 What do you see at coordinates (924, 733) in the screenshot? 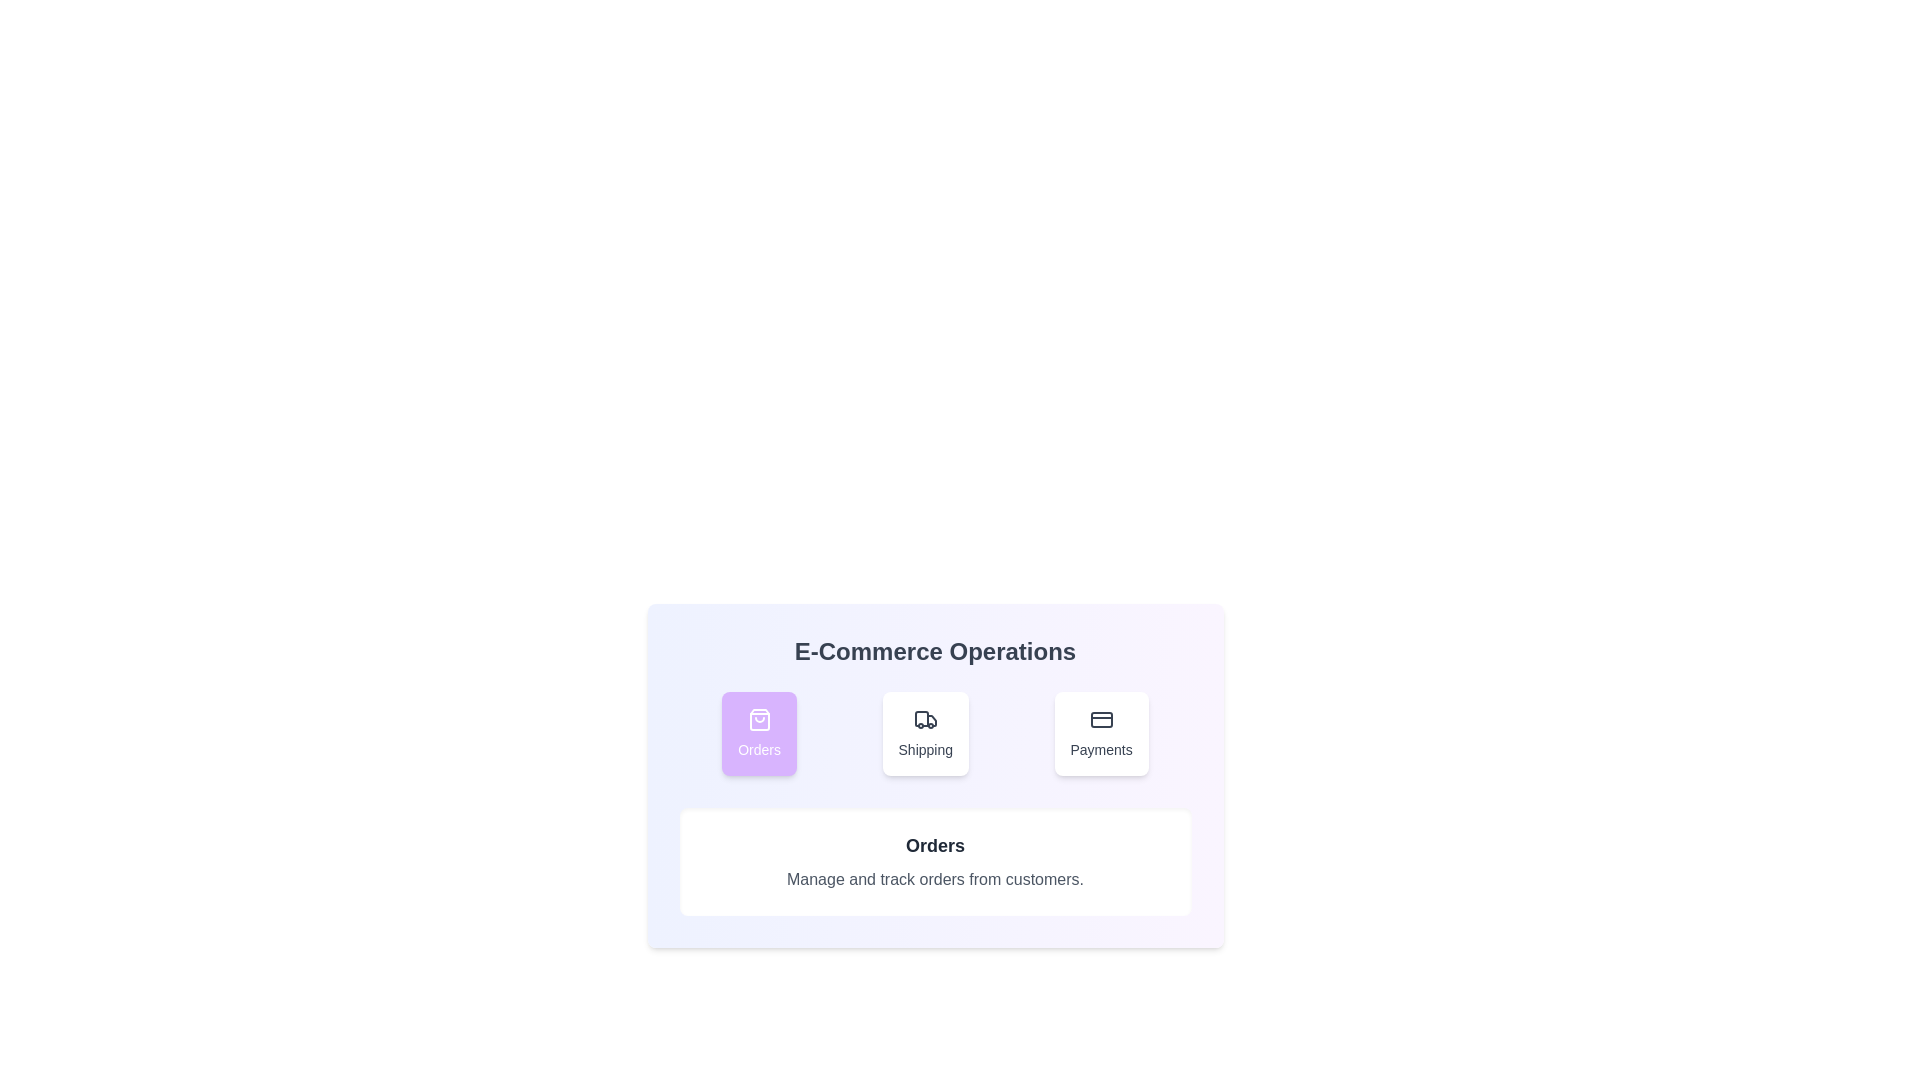
I see `the button located centrally between 'Orders' and 'Payments'` at bounding box center [924, 733].